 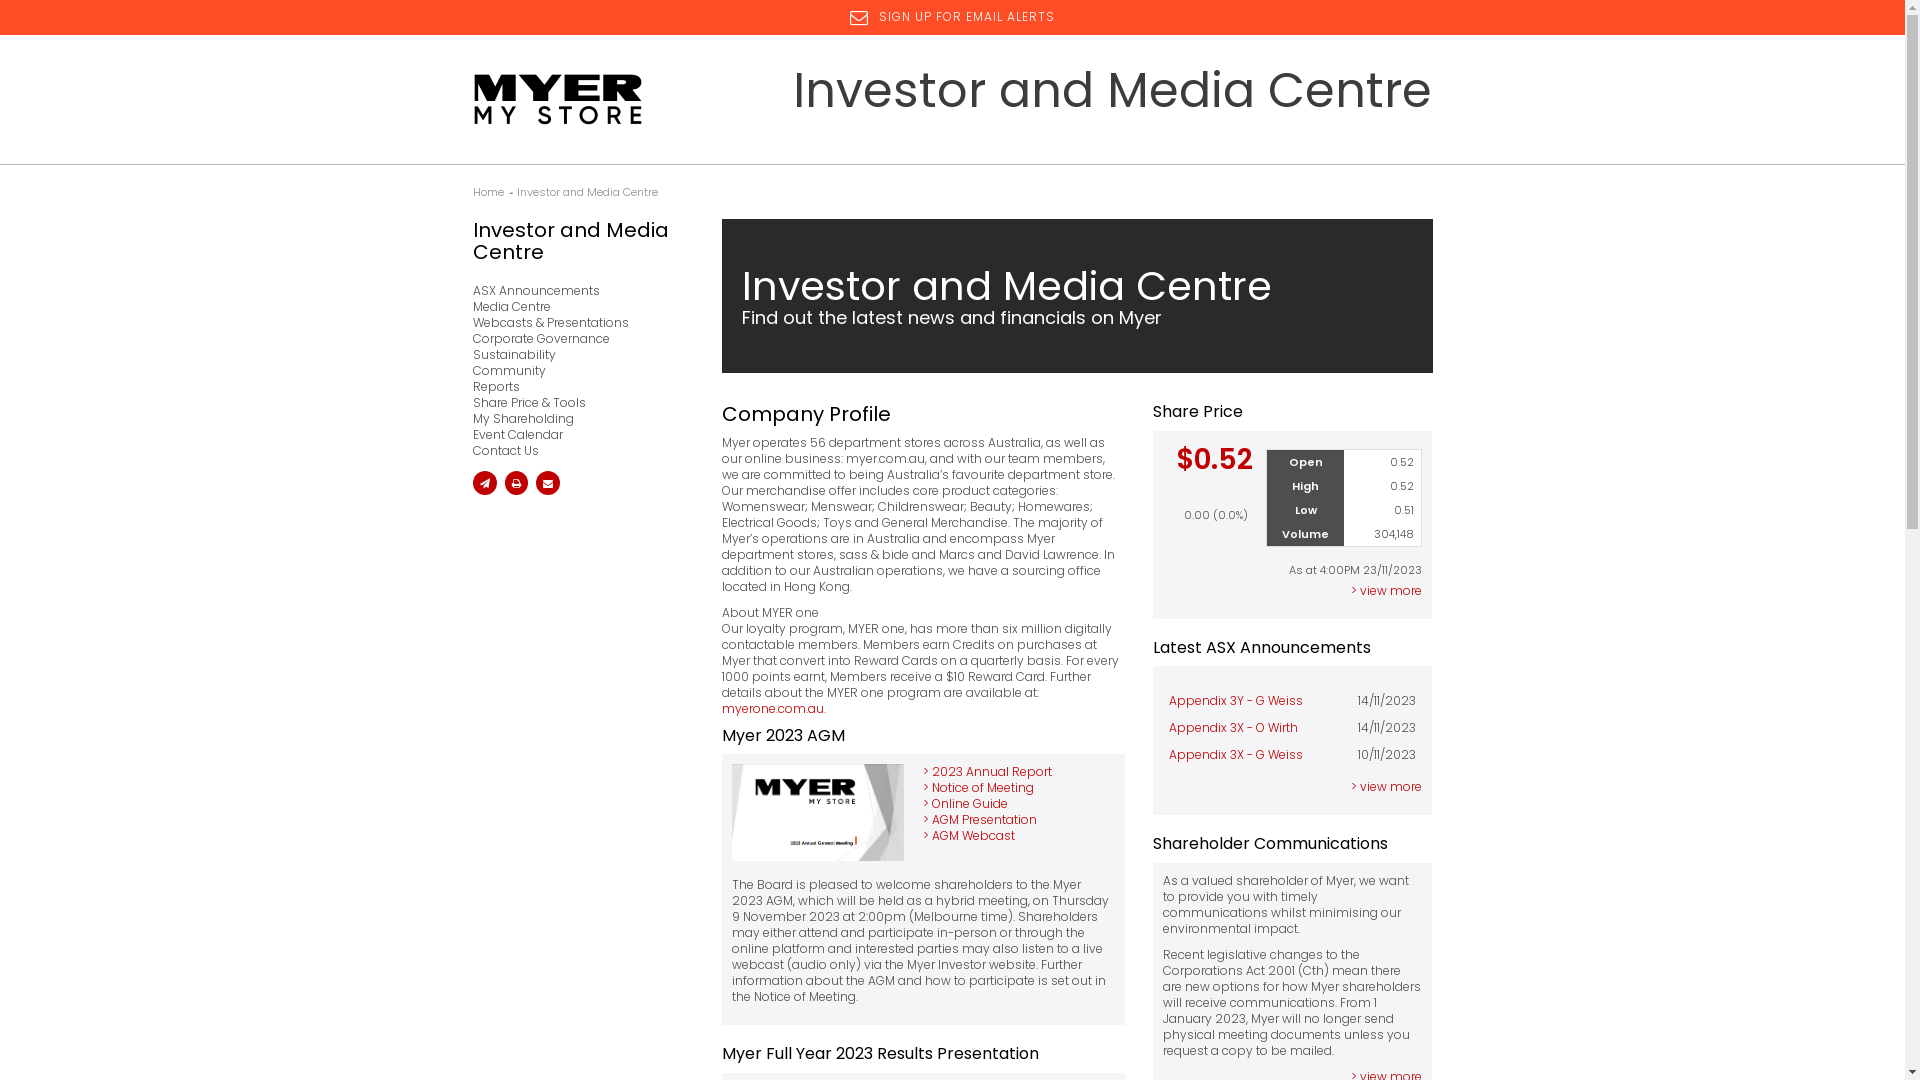 What do you see at coordinates (979, 819) in the screenshot?
I see `'> AGM Presentation'` at bounding box center [979, 819].